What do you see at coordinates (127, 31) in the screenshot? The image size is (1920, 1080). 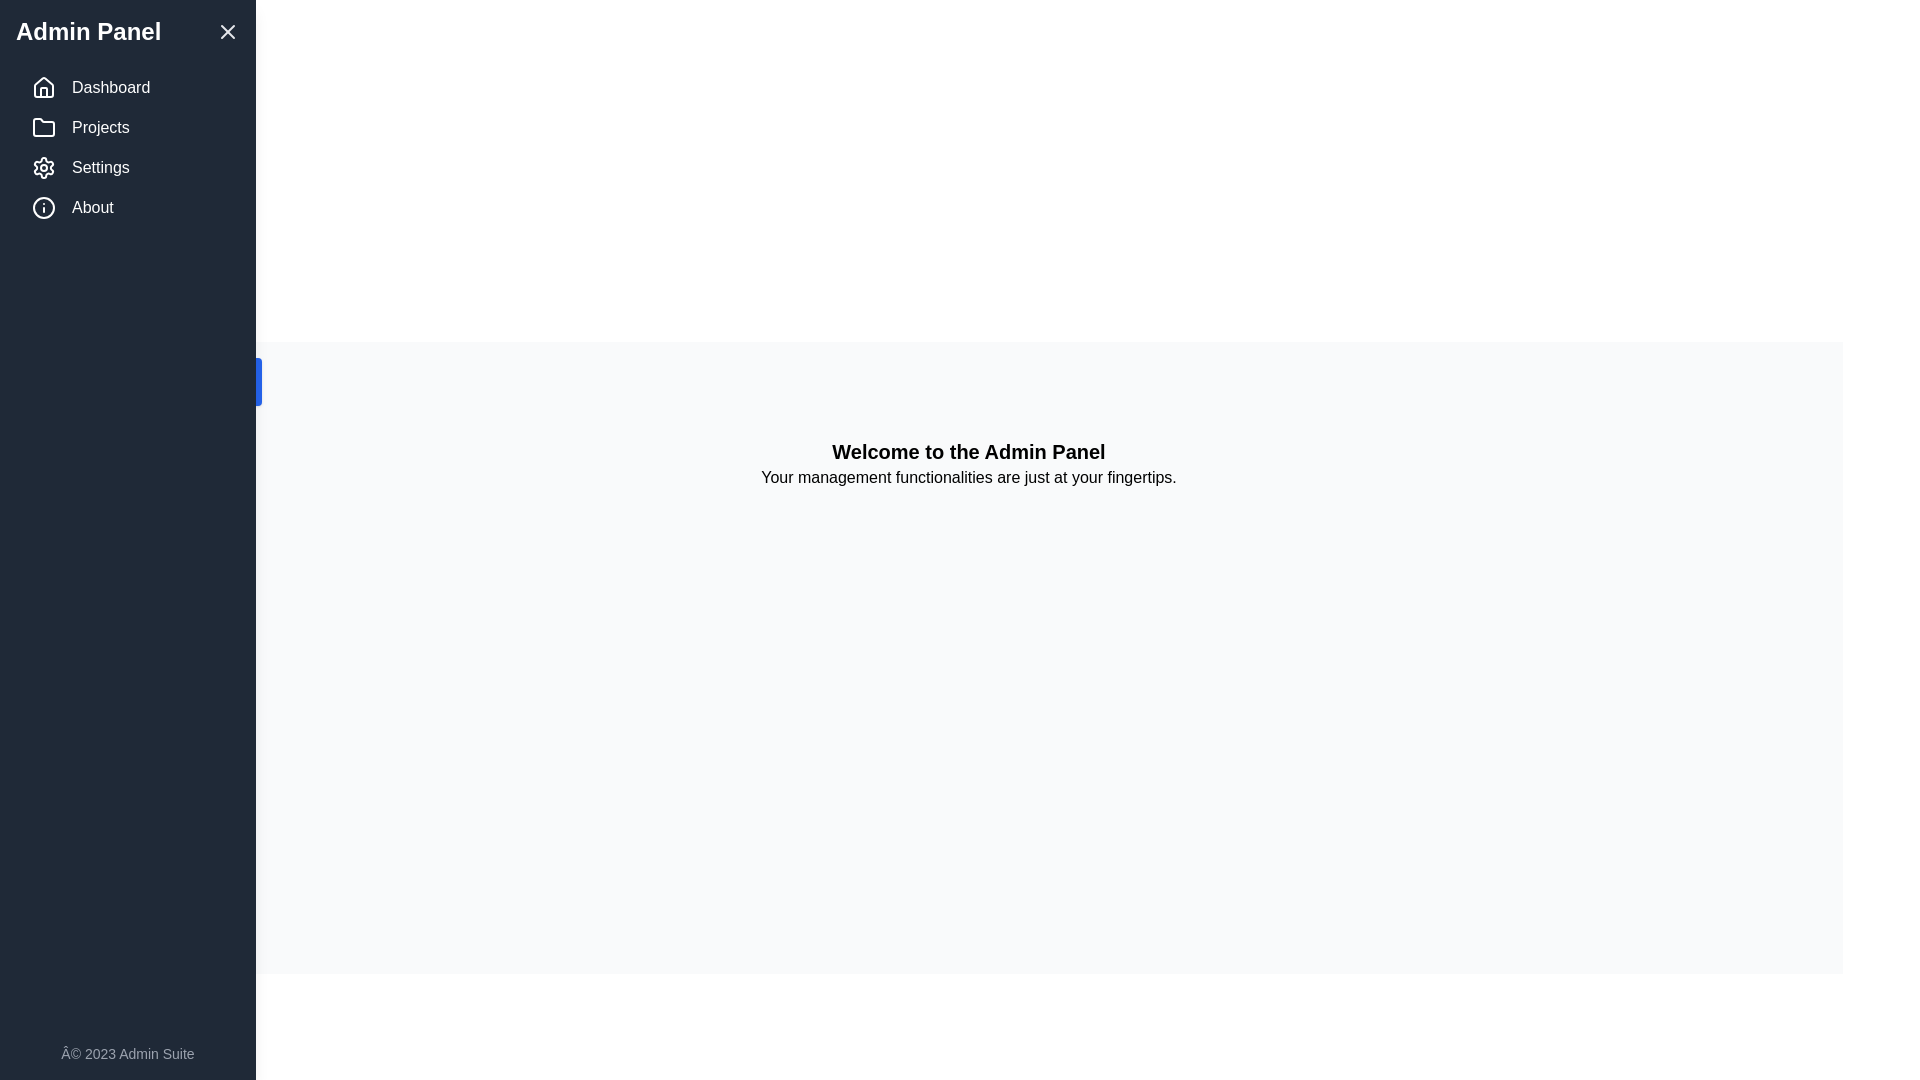 I see `the 'Admin Panel' header or the close icon ('X') on the right side of the header` at bounding box center [127, 31].